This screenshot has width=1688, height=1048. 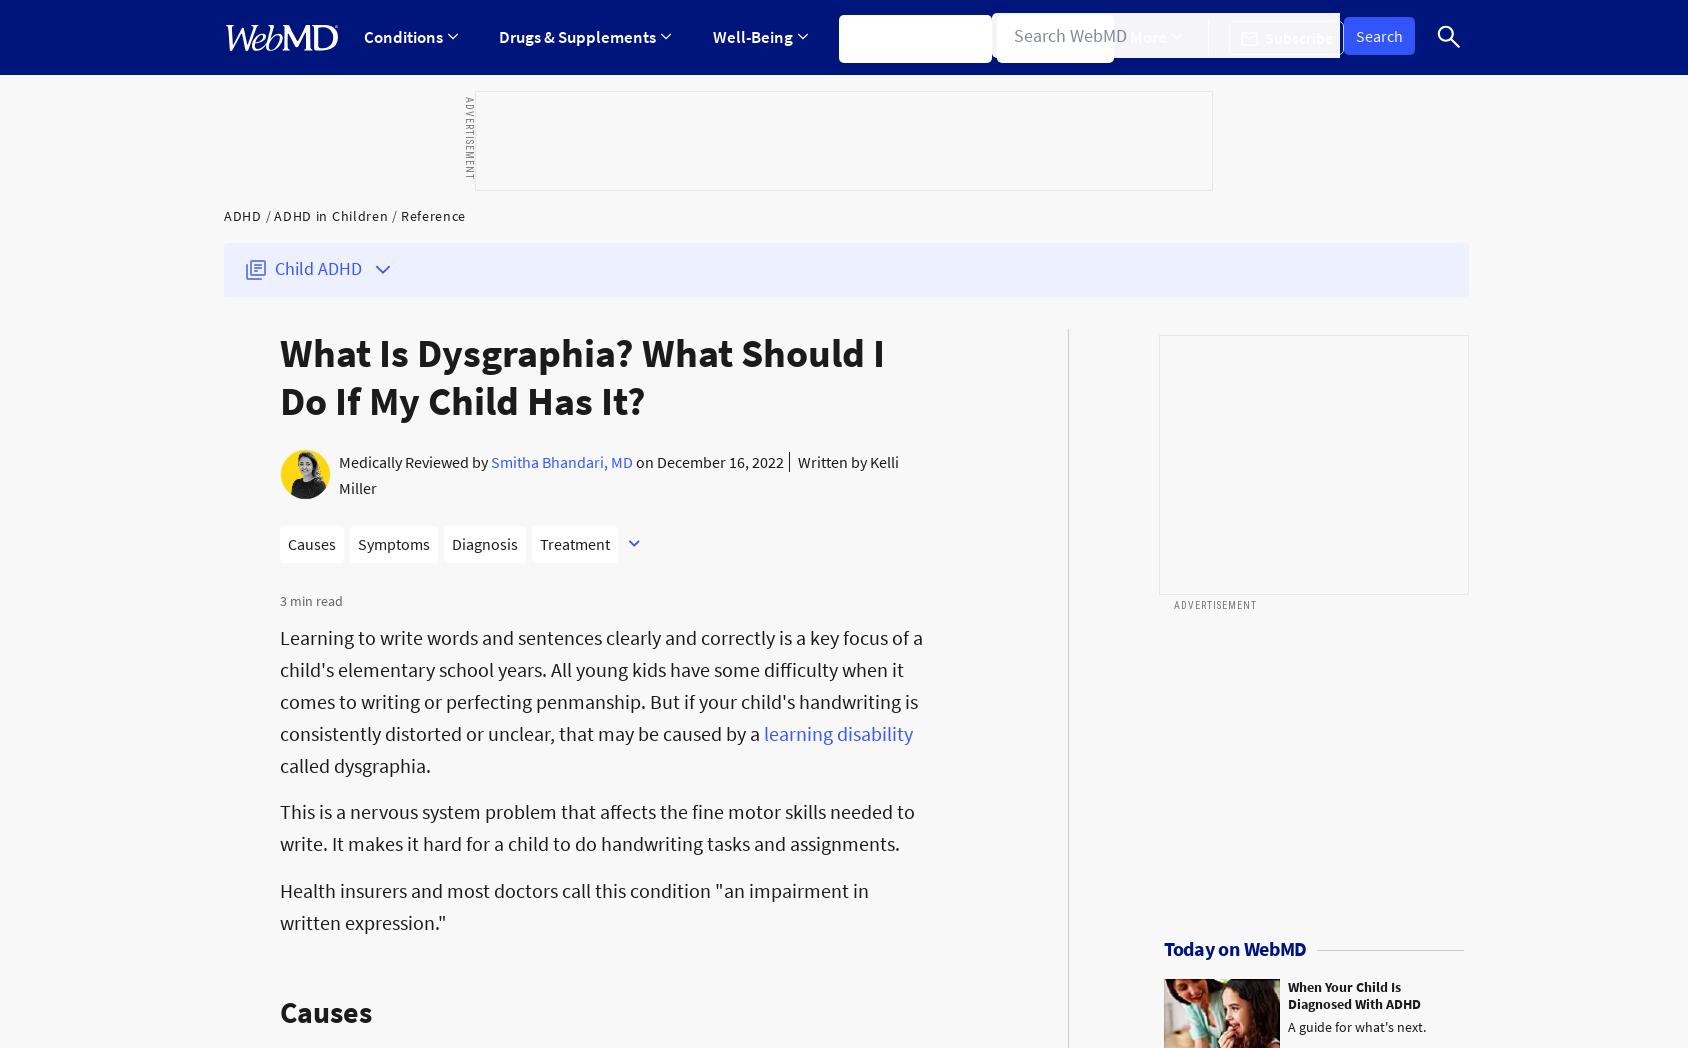 What do you see at coordinates (1355, 1025) in the screenshot?
I see `'A guide for what's next.'` at bounding box center [1355, 1025].